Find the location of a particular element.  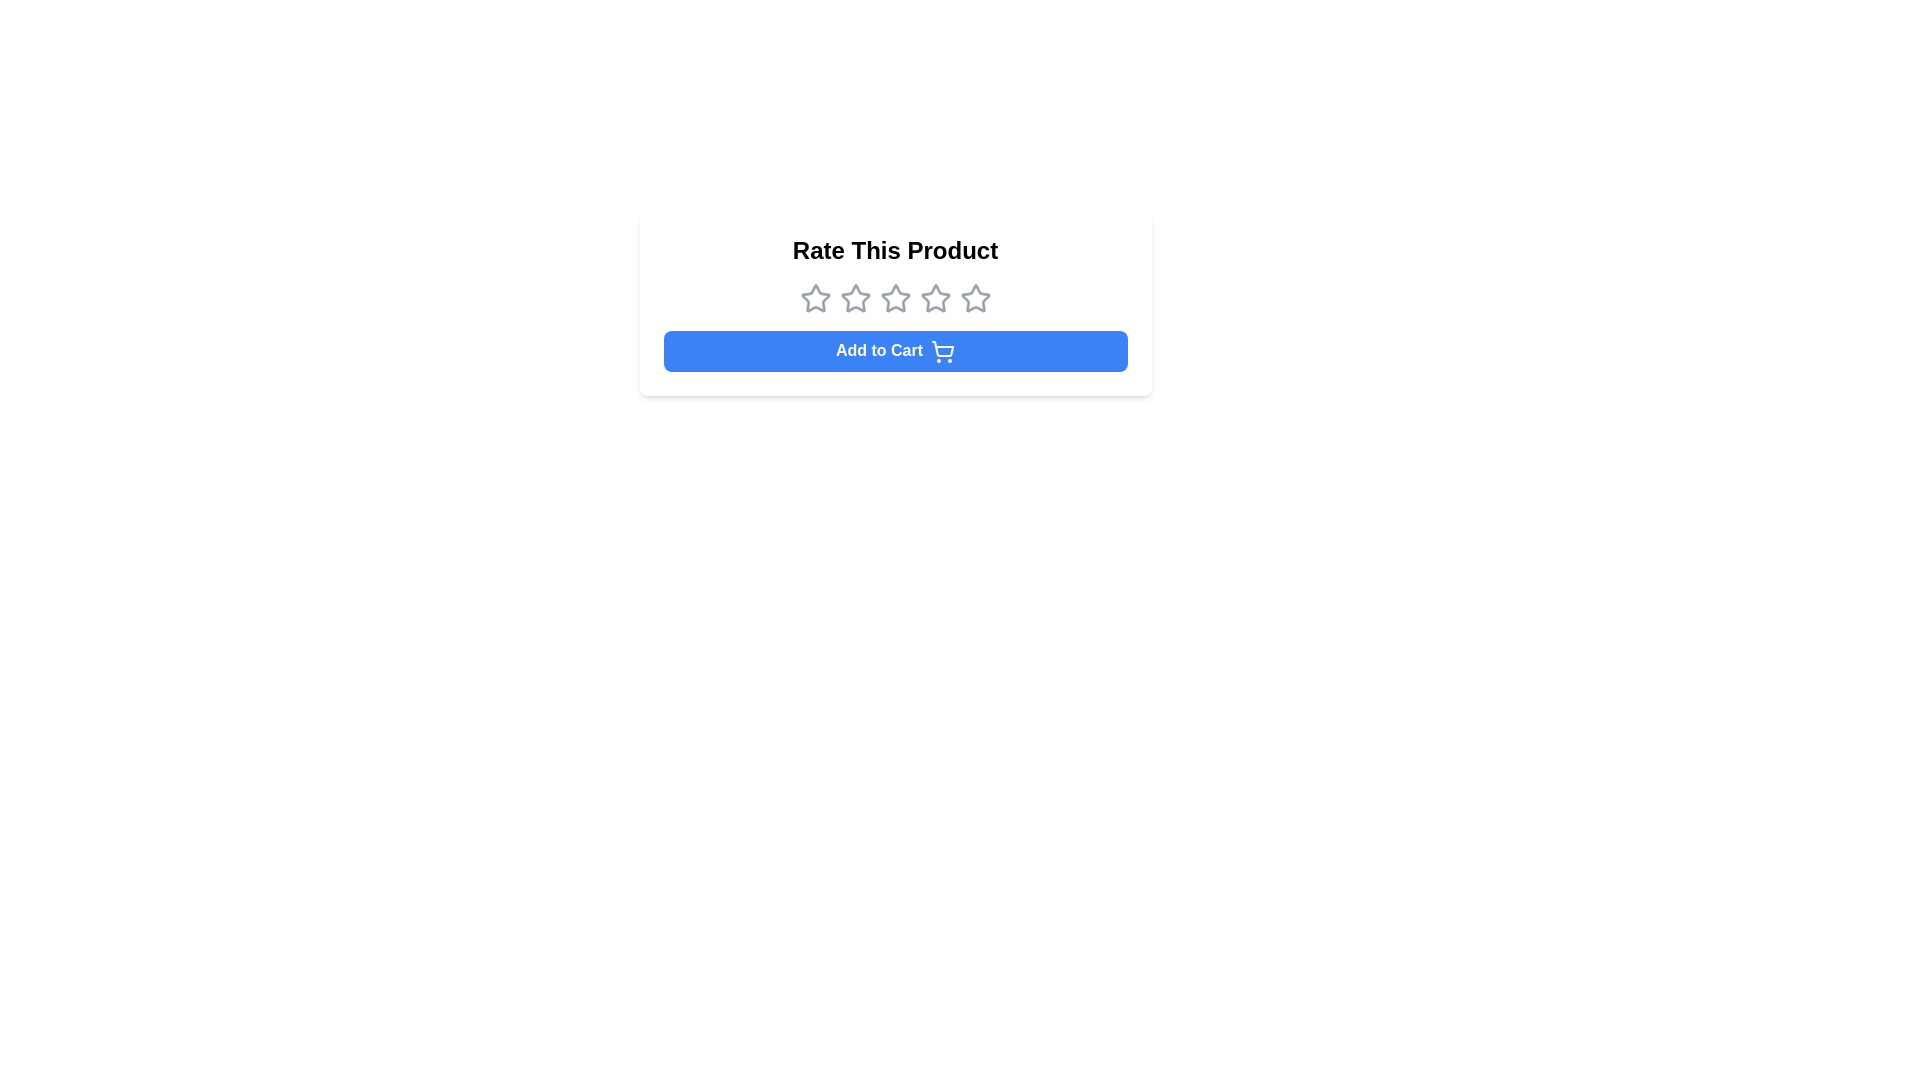

the second star in the rating system under 'Rate This Product' is located at coordinates (855, 299).